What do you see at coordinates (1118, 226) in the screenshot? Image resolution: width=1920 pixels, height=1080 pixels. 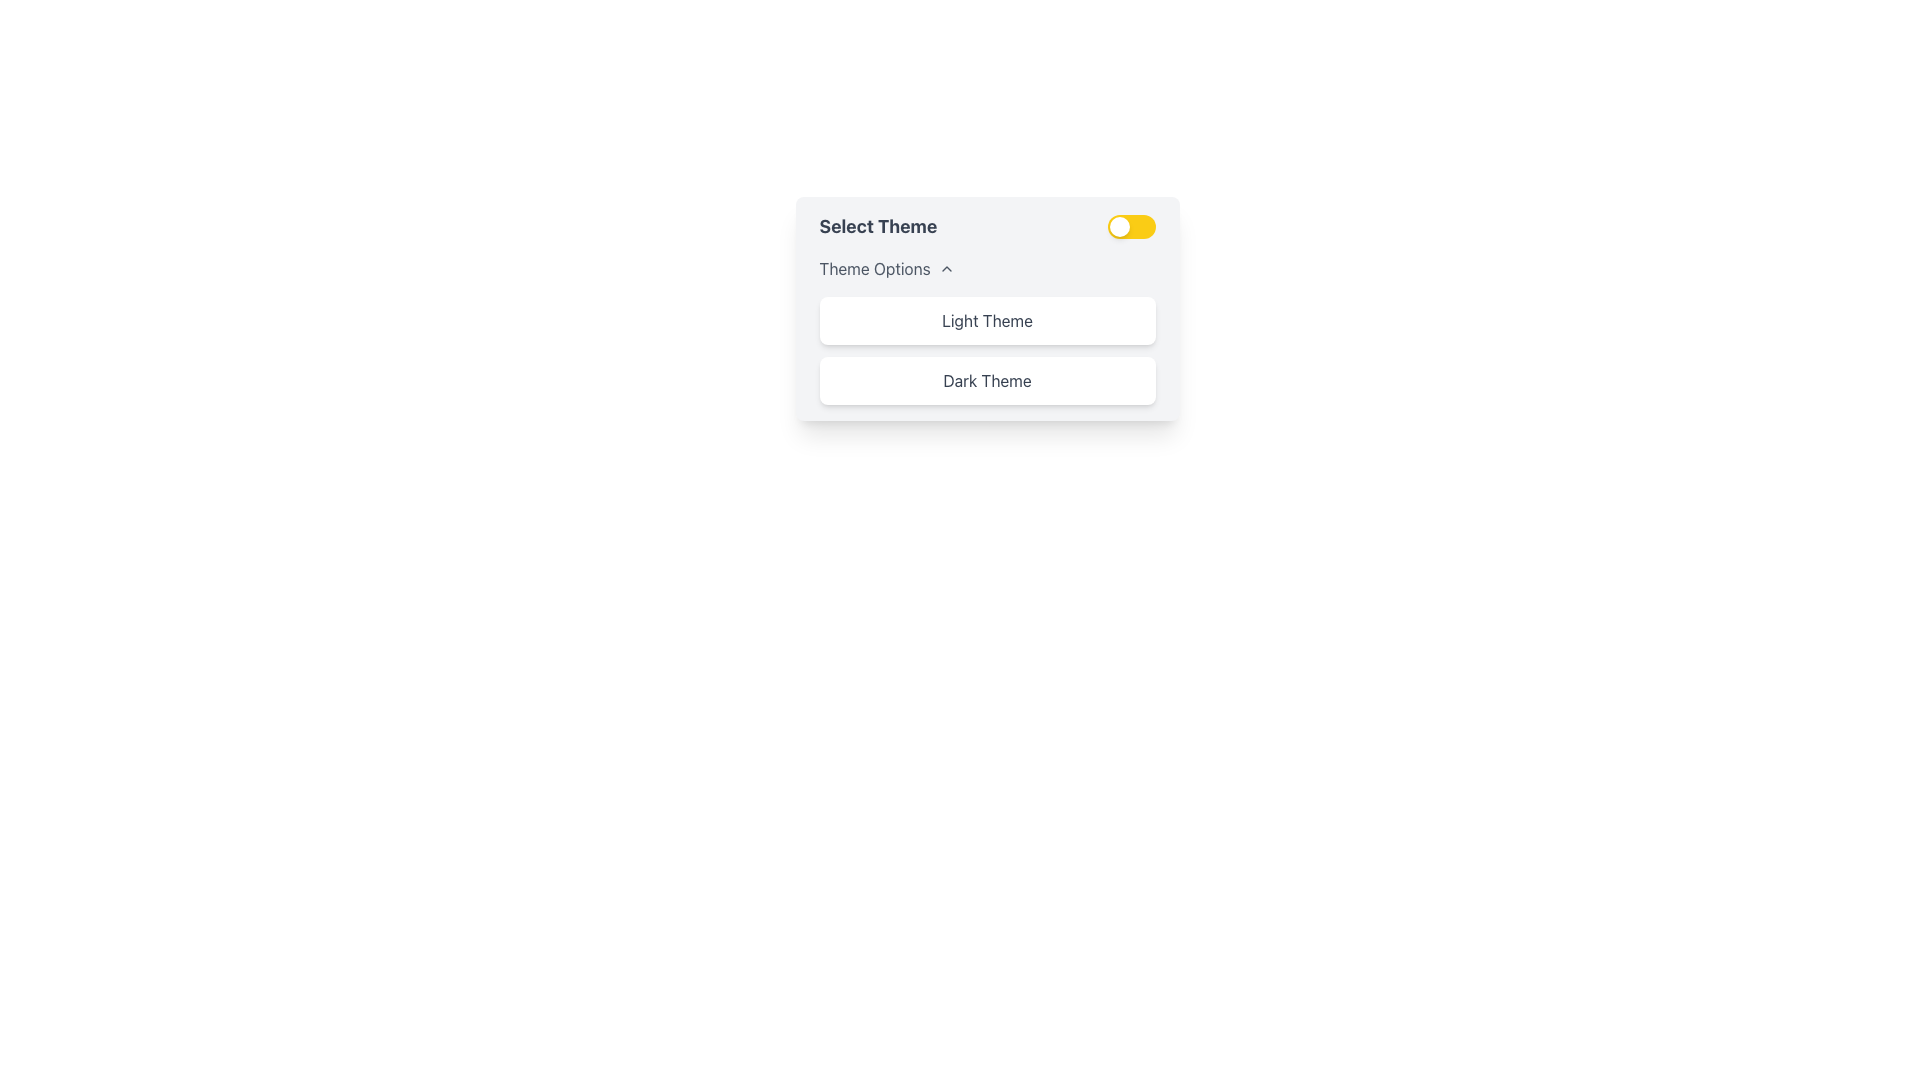 I see `the appearance of the sun icon representing the 'Light Theme', which is located to the left of the toggle switch in the 'Select Theme' component` at bounding box center [1118, 226].